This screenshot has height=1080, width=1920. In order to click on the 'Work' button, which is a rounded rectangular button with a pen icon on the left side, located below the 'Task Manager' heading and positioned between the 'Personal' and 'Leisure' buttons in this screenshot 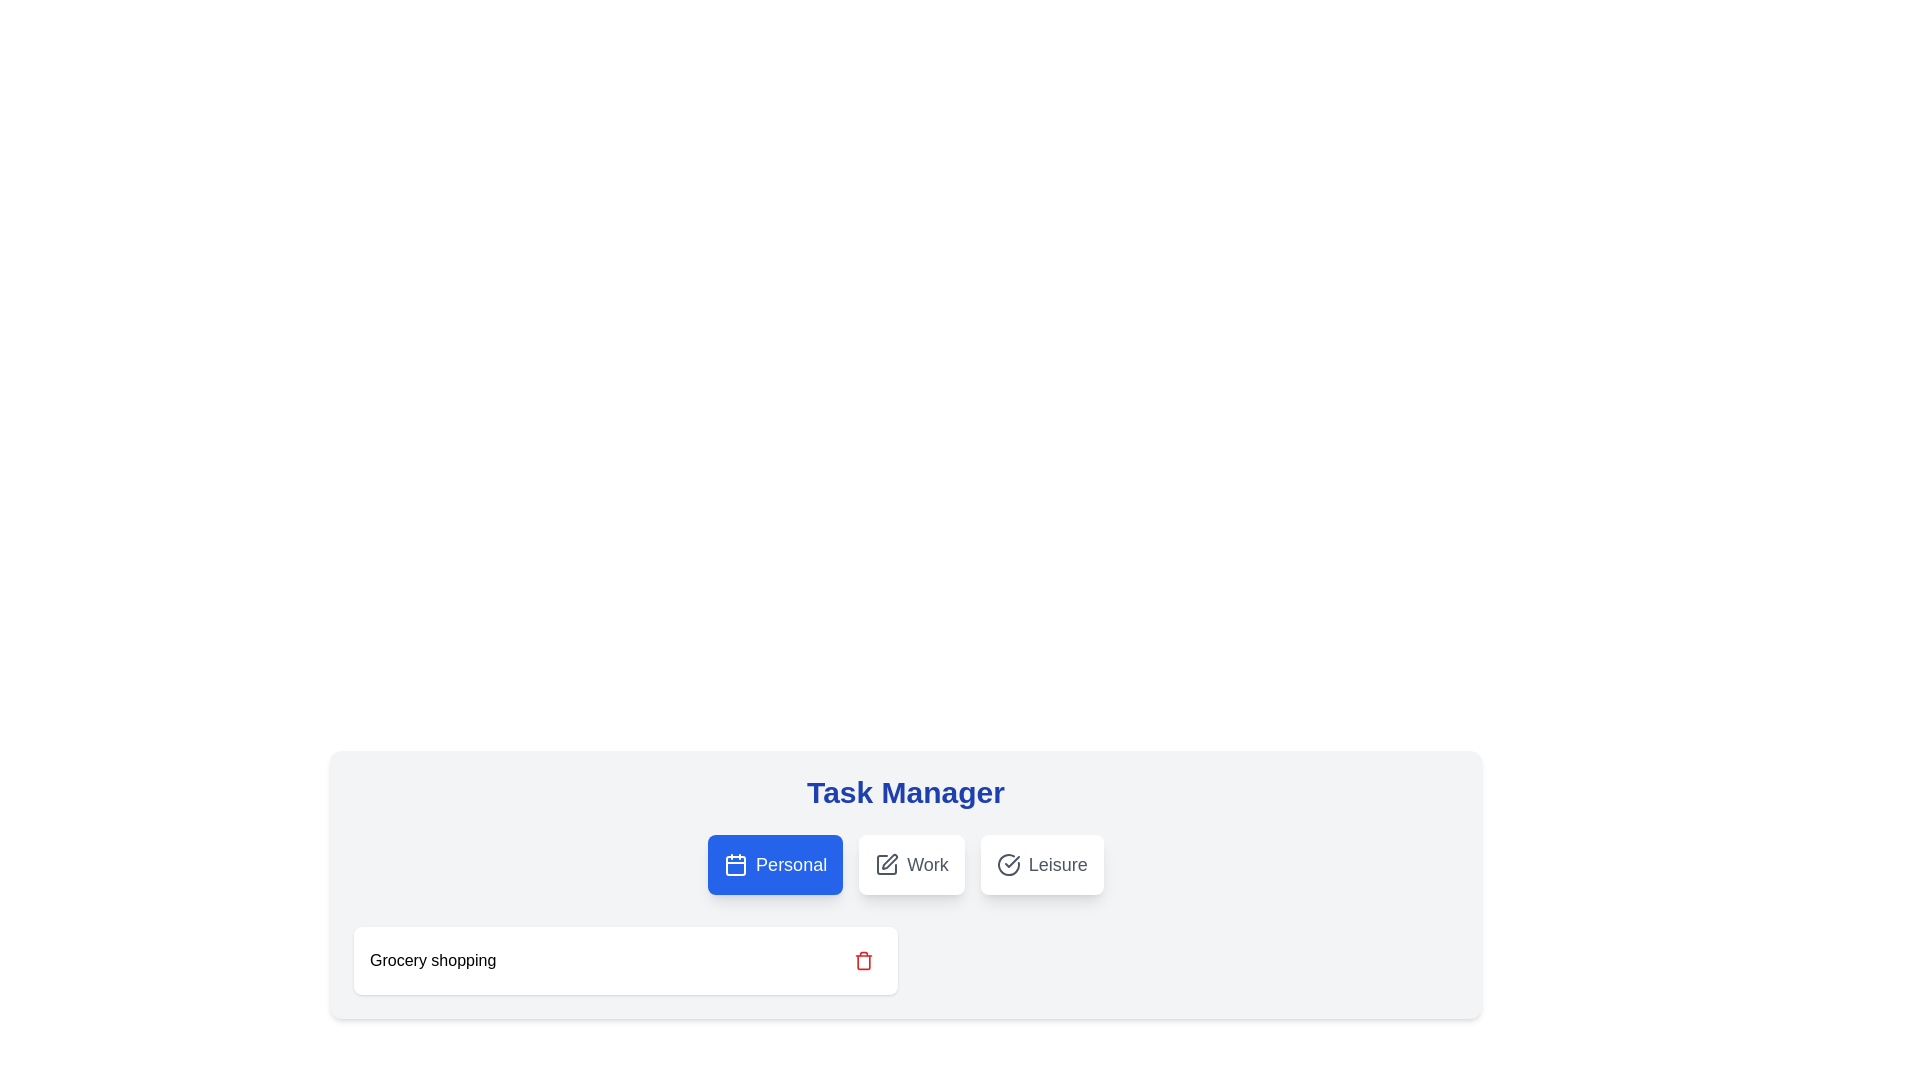, I will do `click(911, 863)`.